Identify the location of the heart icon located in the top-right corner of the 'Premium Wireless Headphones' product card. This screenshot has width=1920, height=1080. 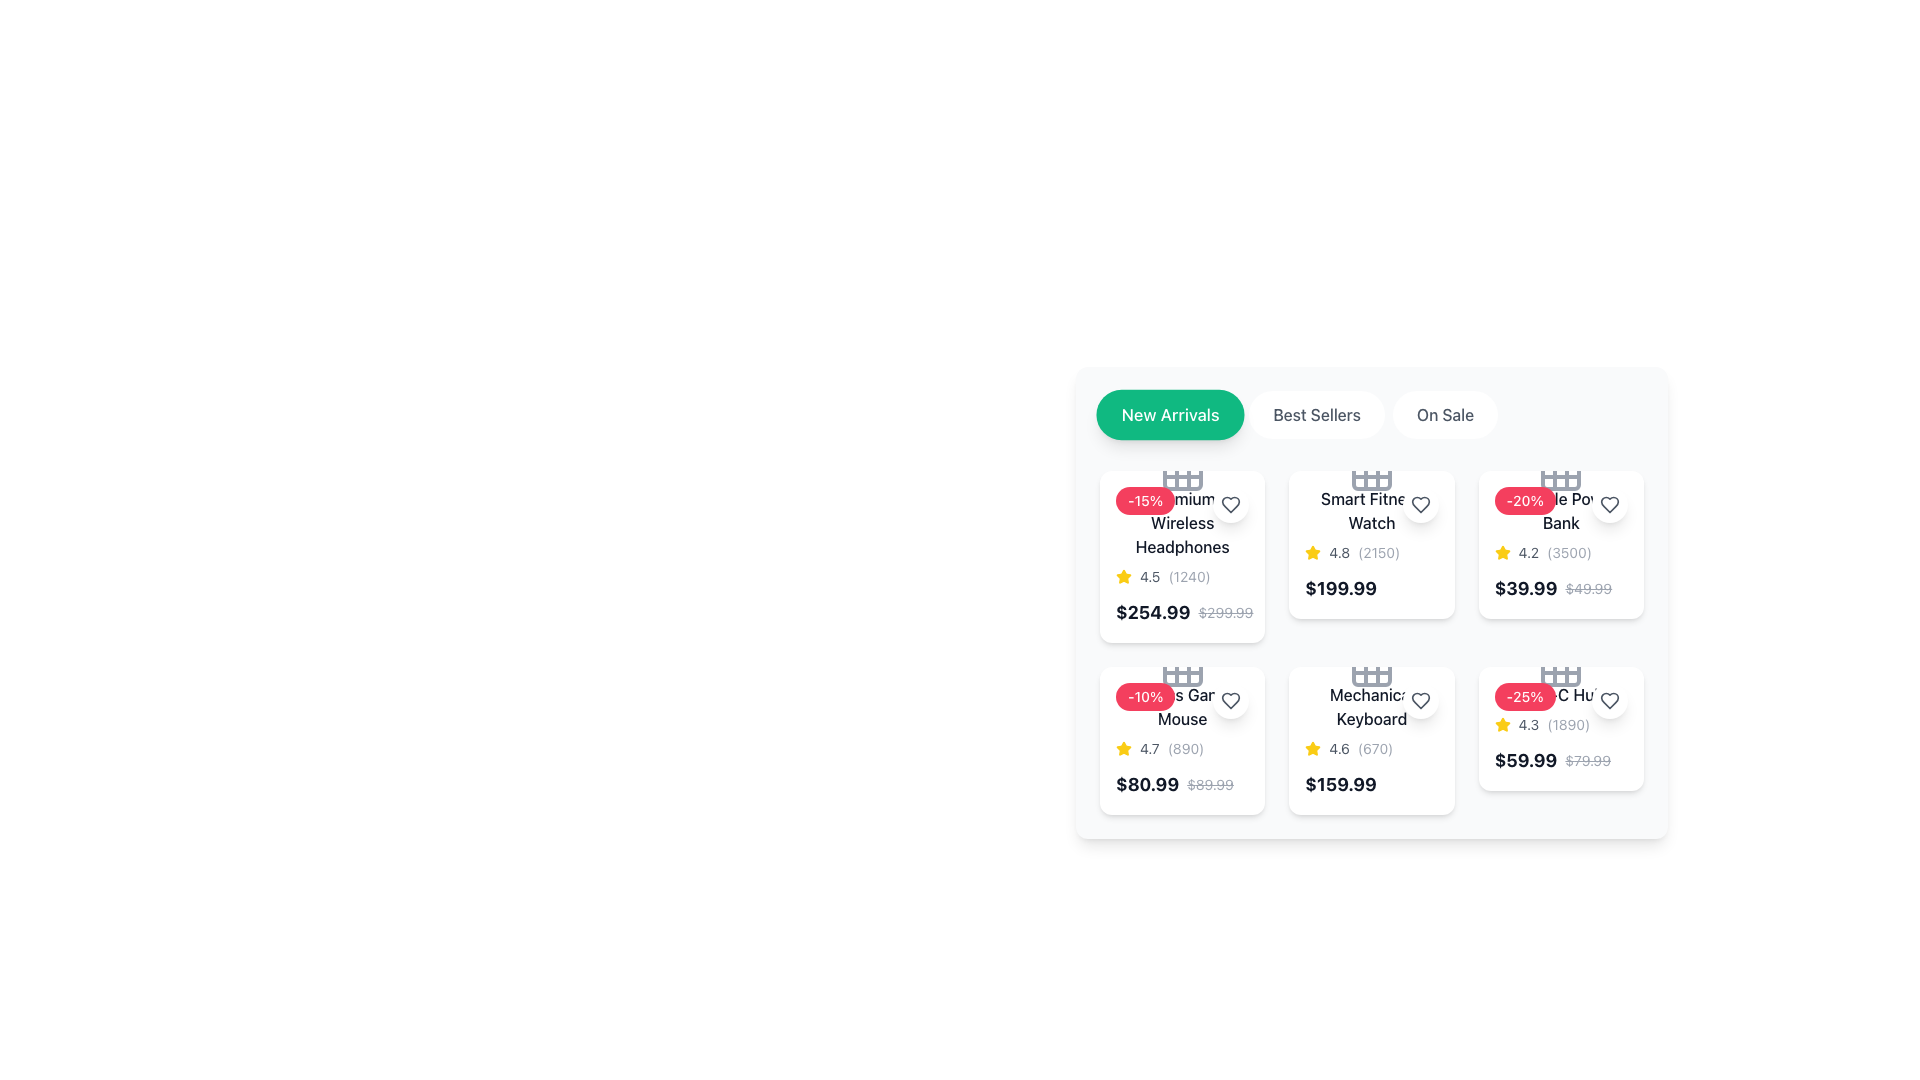
(1230, 700).